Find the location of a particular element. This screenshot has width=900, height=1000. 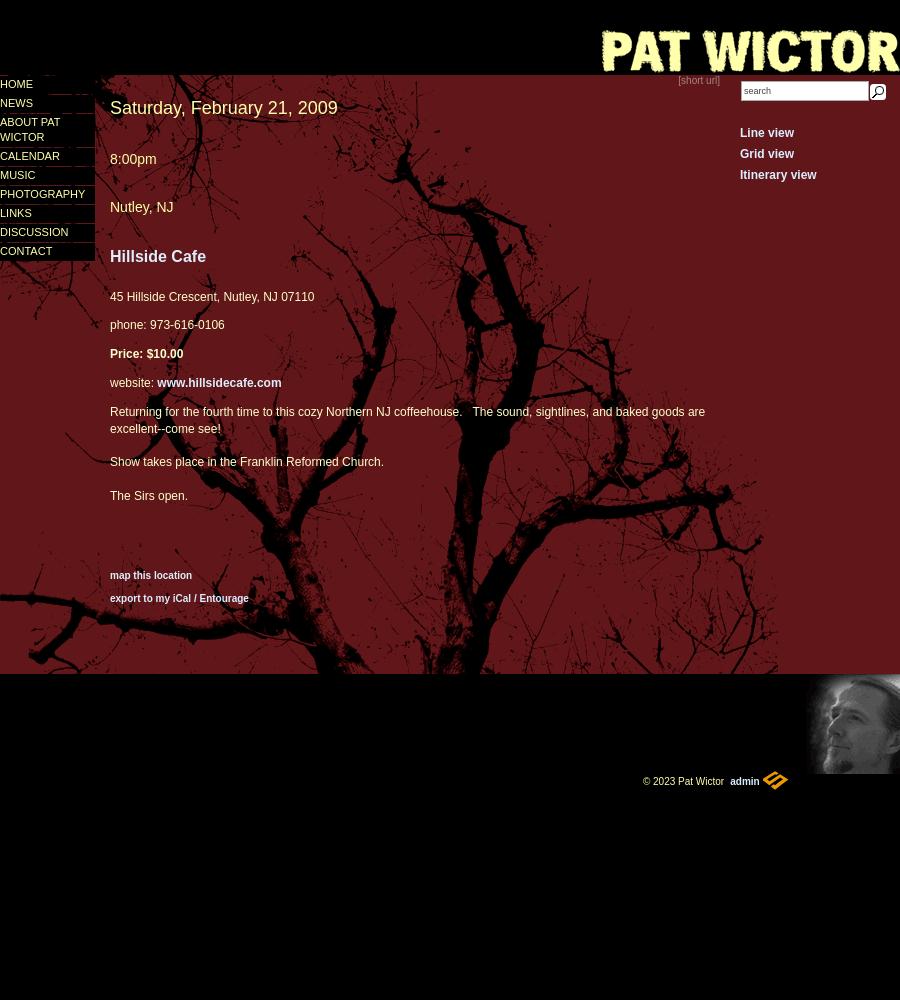

'Grid view' is located at coordinates (765, 153).